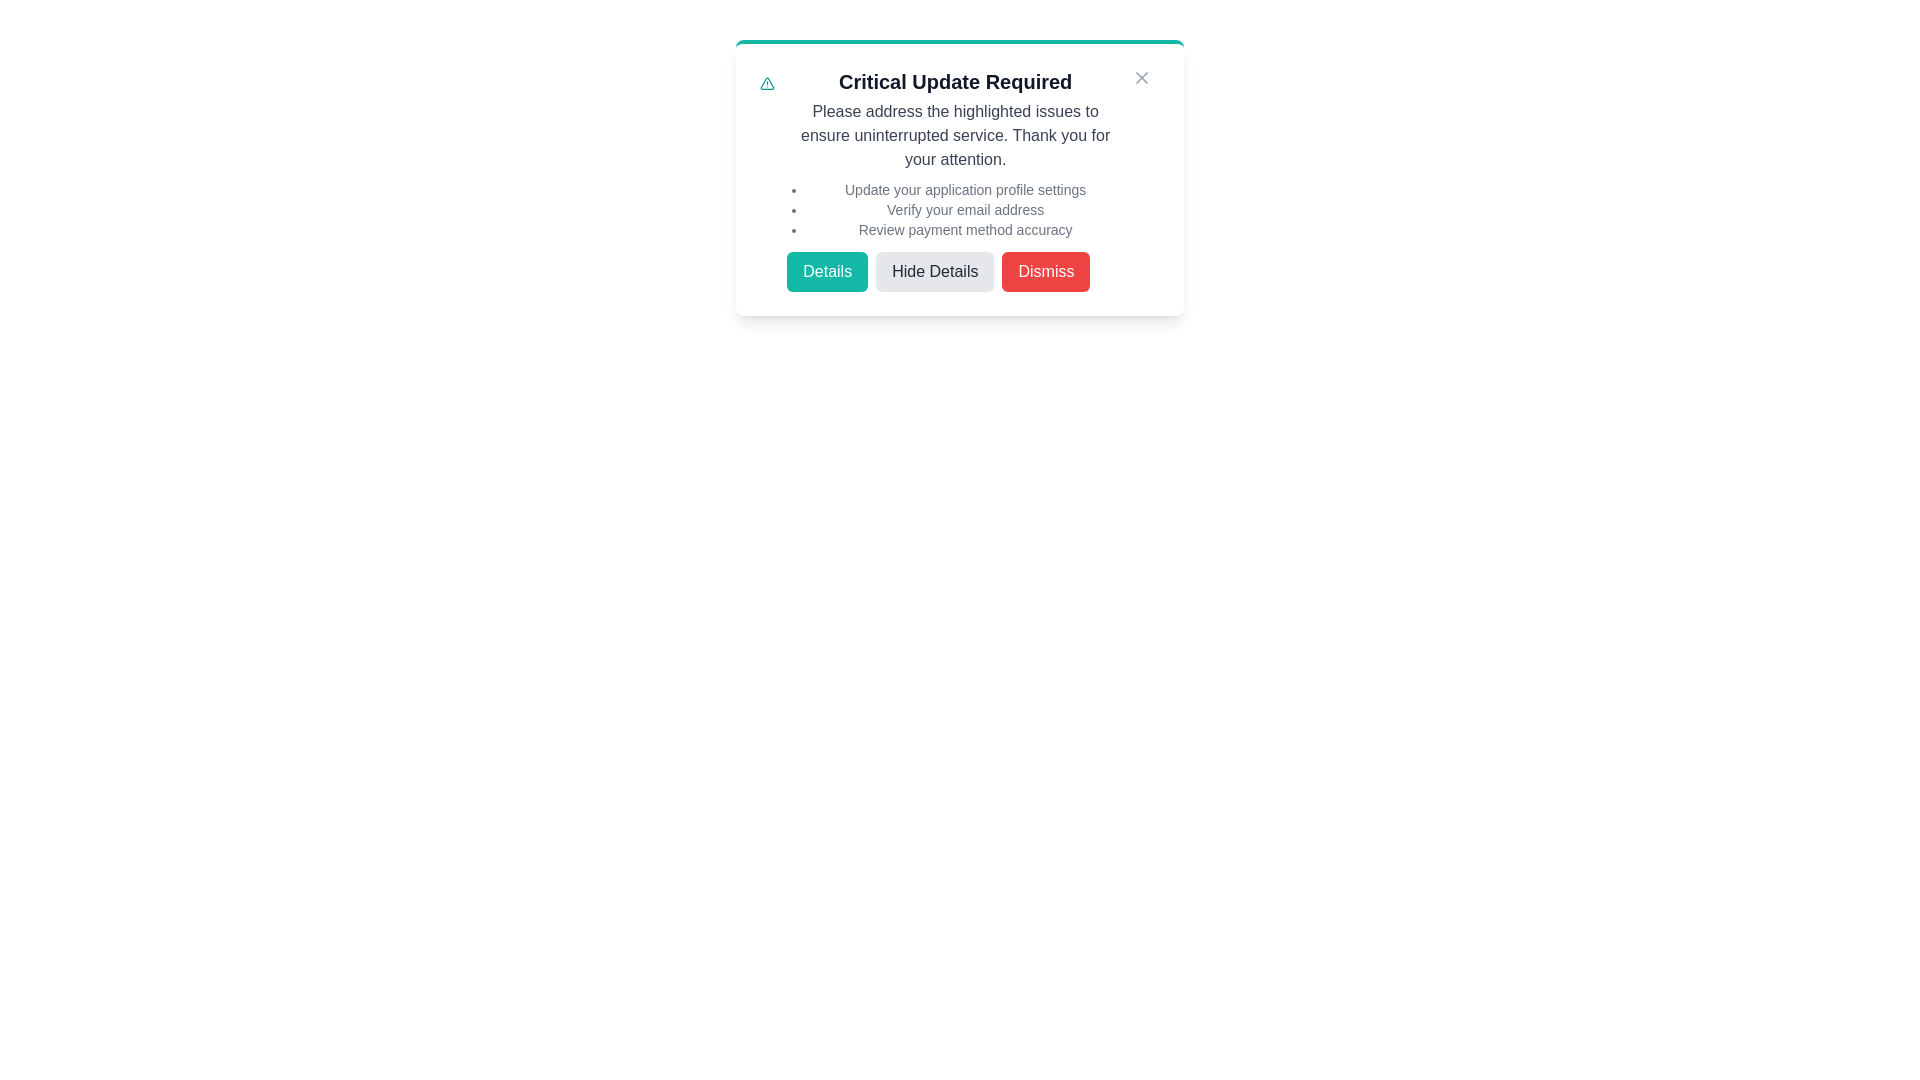  What do you see at coordinates (960, 180) in the screenshot?
I see `the third textual group in the panel that displays a list of actions for the user to address, located beneath the heading 'Critical Update Required'` at bounding box center [960, 180].